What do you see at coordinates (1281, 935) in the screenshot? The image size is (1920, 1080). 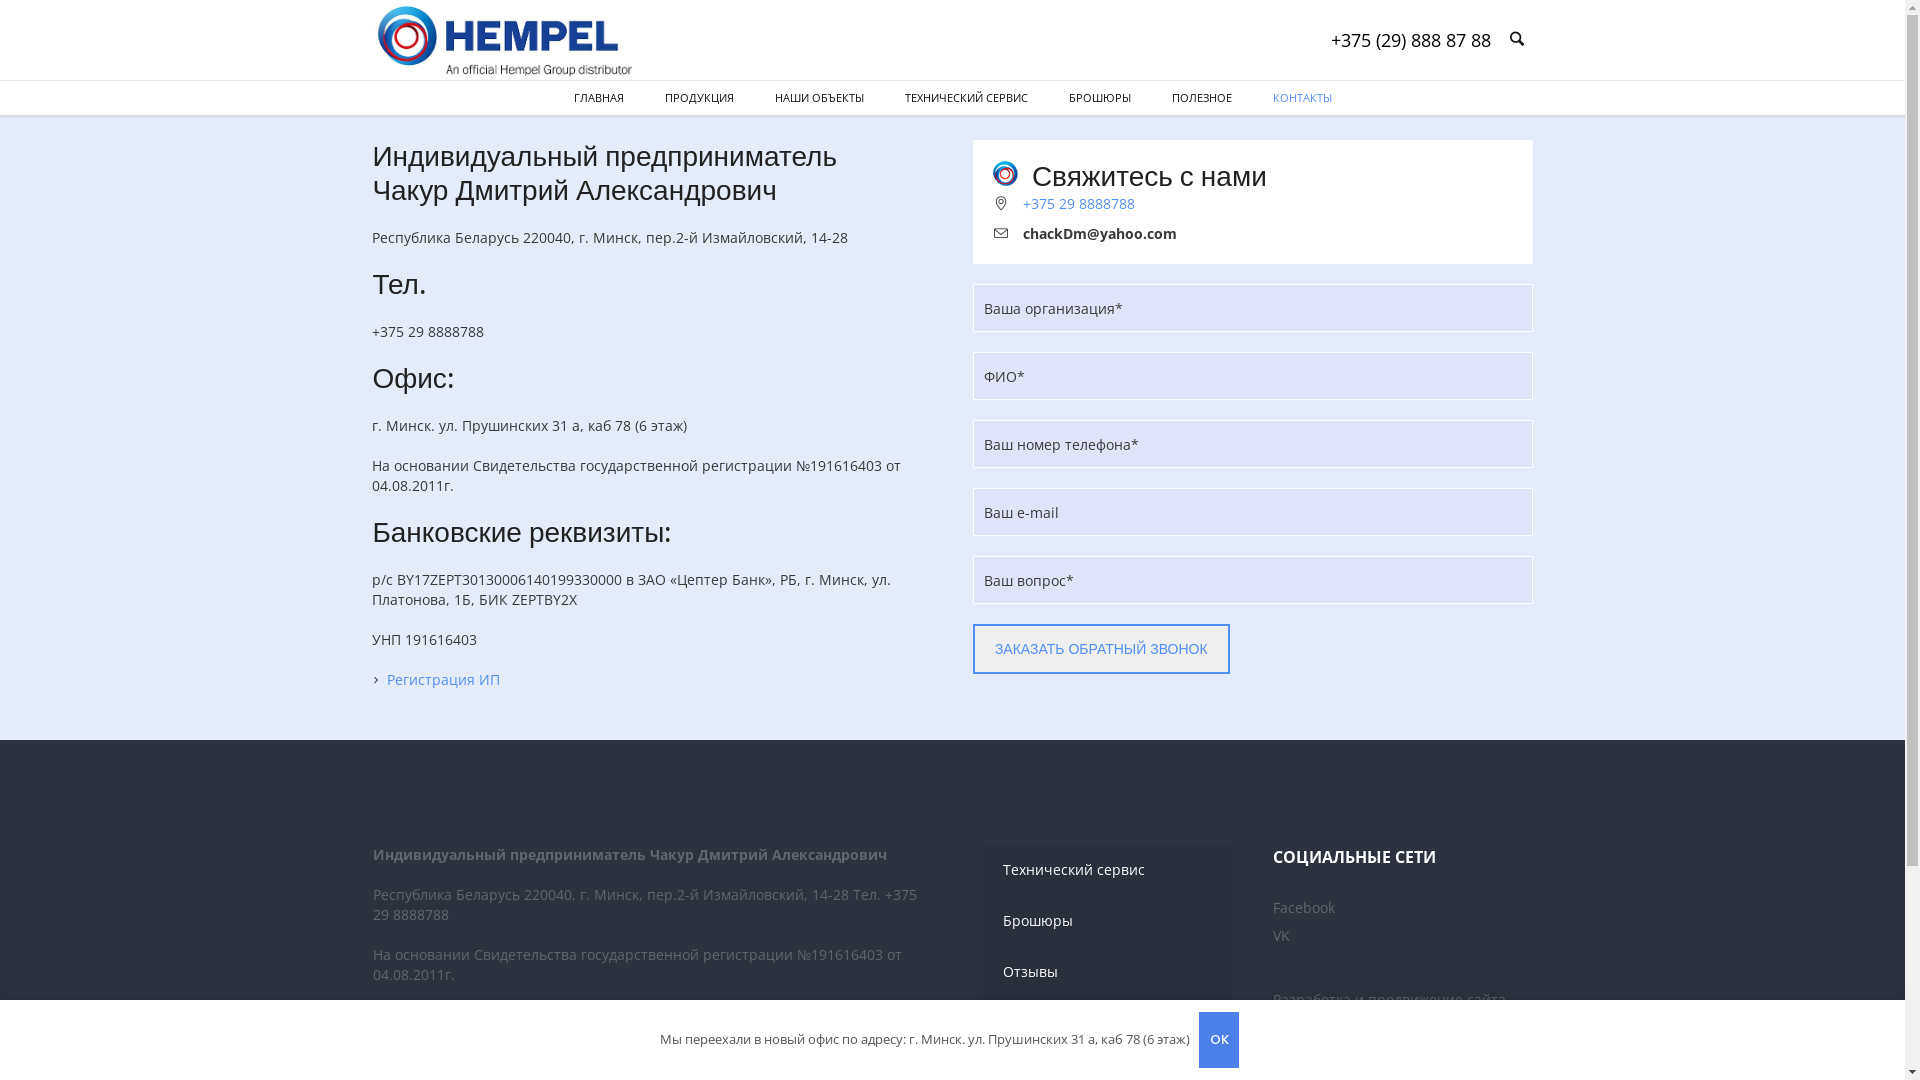 I see `'VK'` at bounding box center [1281, 935].